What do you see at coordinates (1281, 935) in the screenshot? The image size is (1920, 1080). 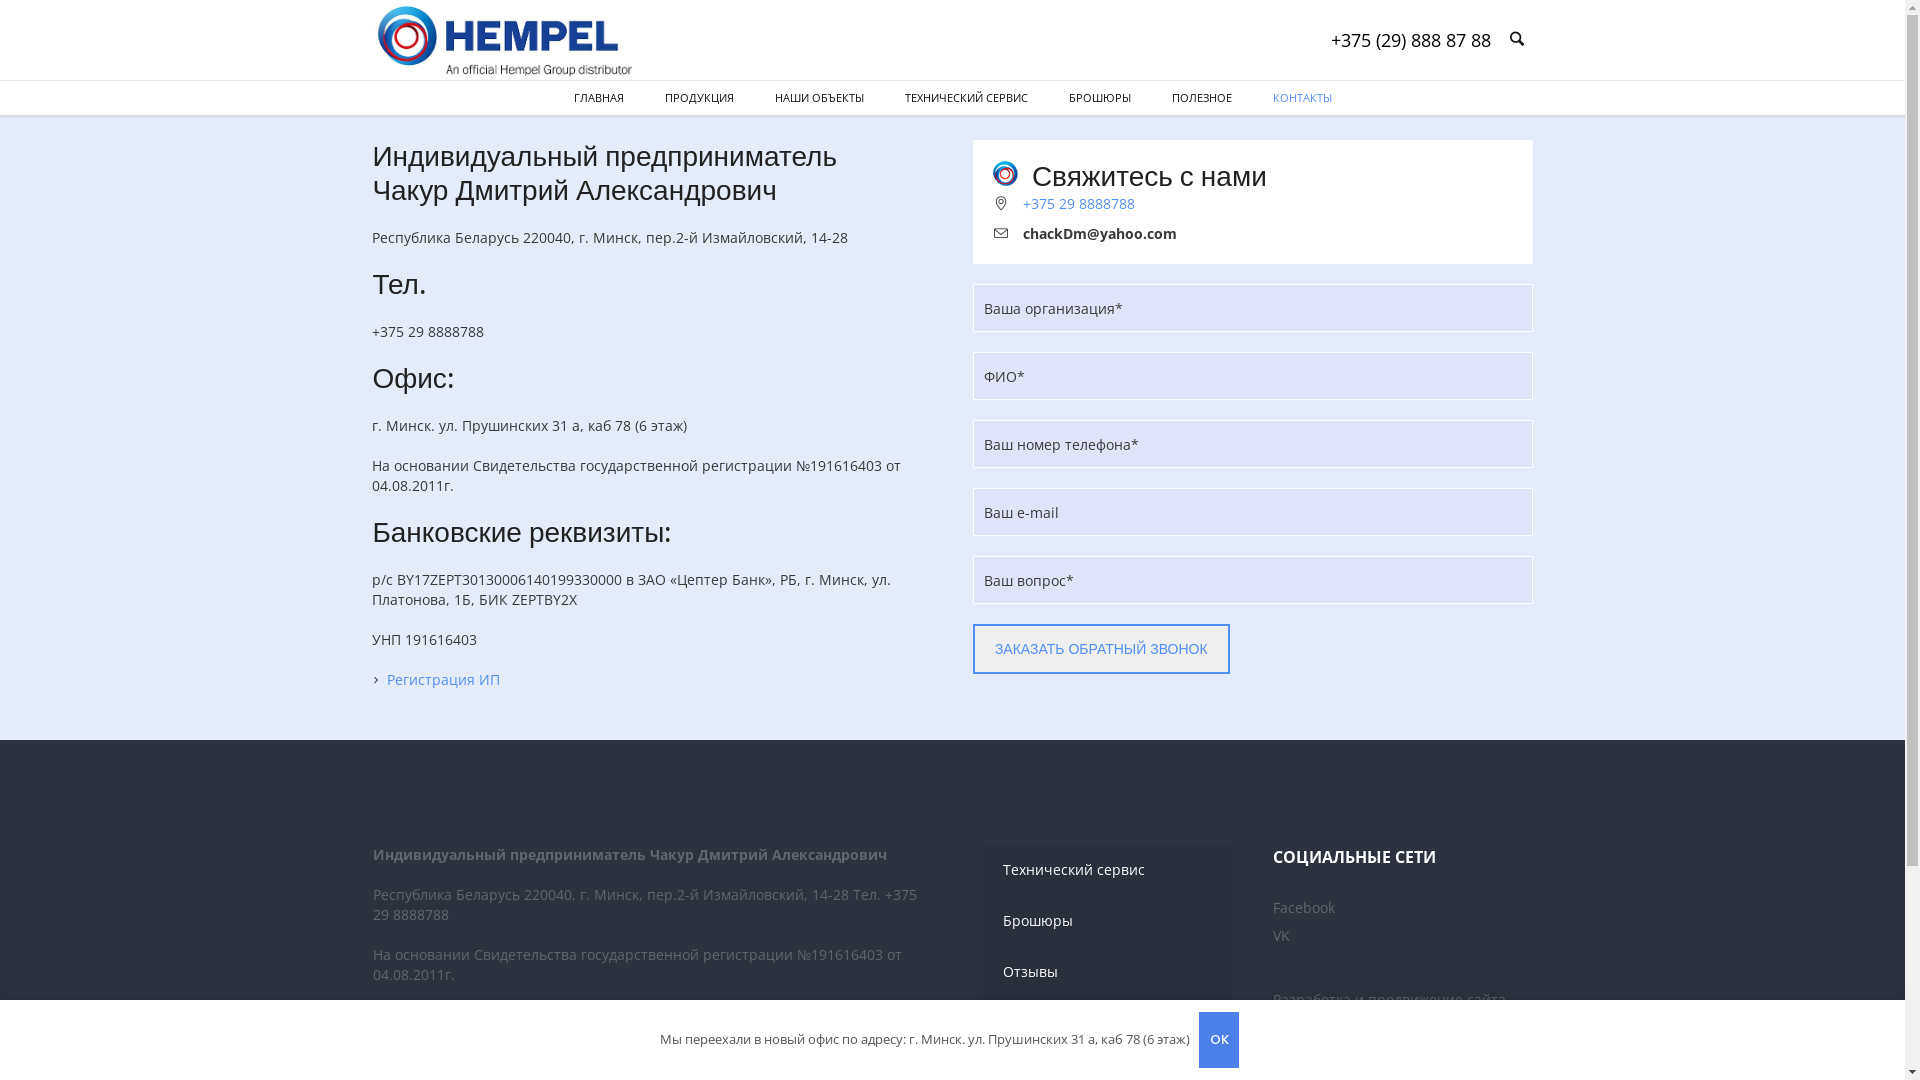 I see `'VK'` at bounding box center [1281, 935].